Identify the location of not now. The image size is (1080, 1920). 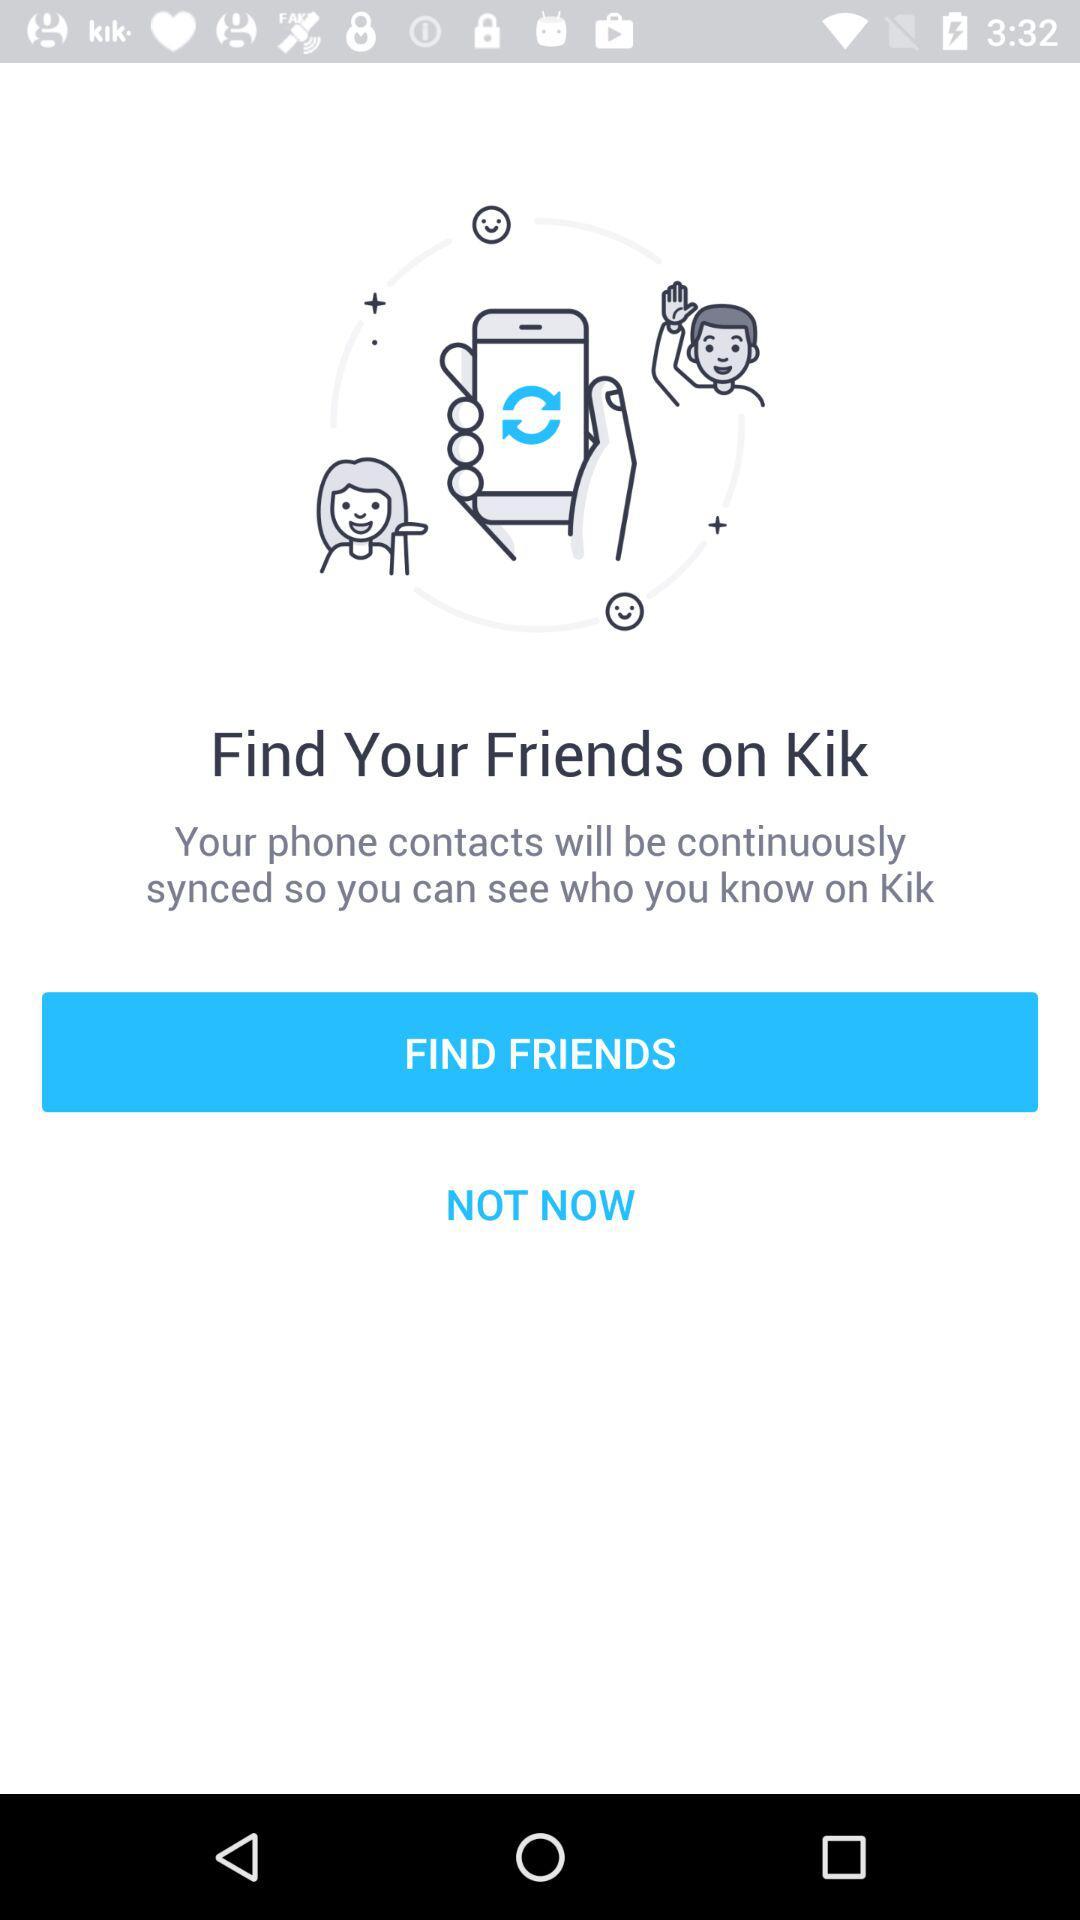
(540, 1202).